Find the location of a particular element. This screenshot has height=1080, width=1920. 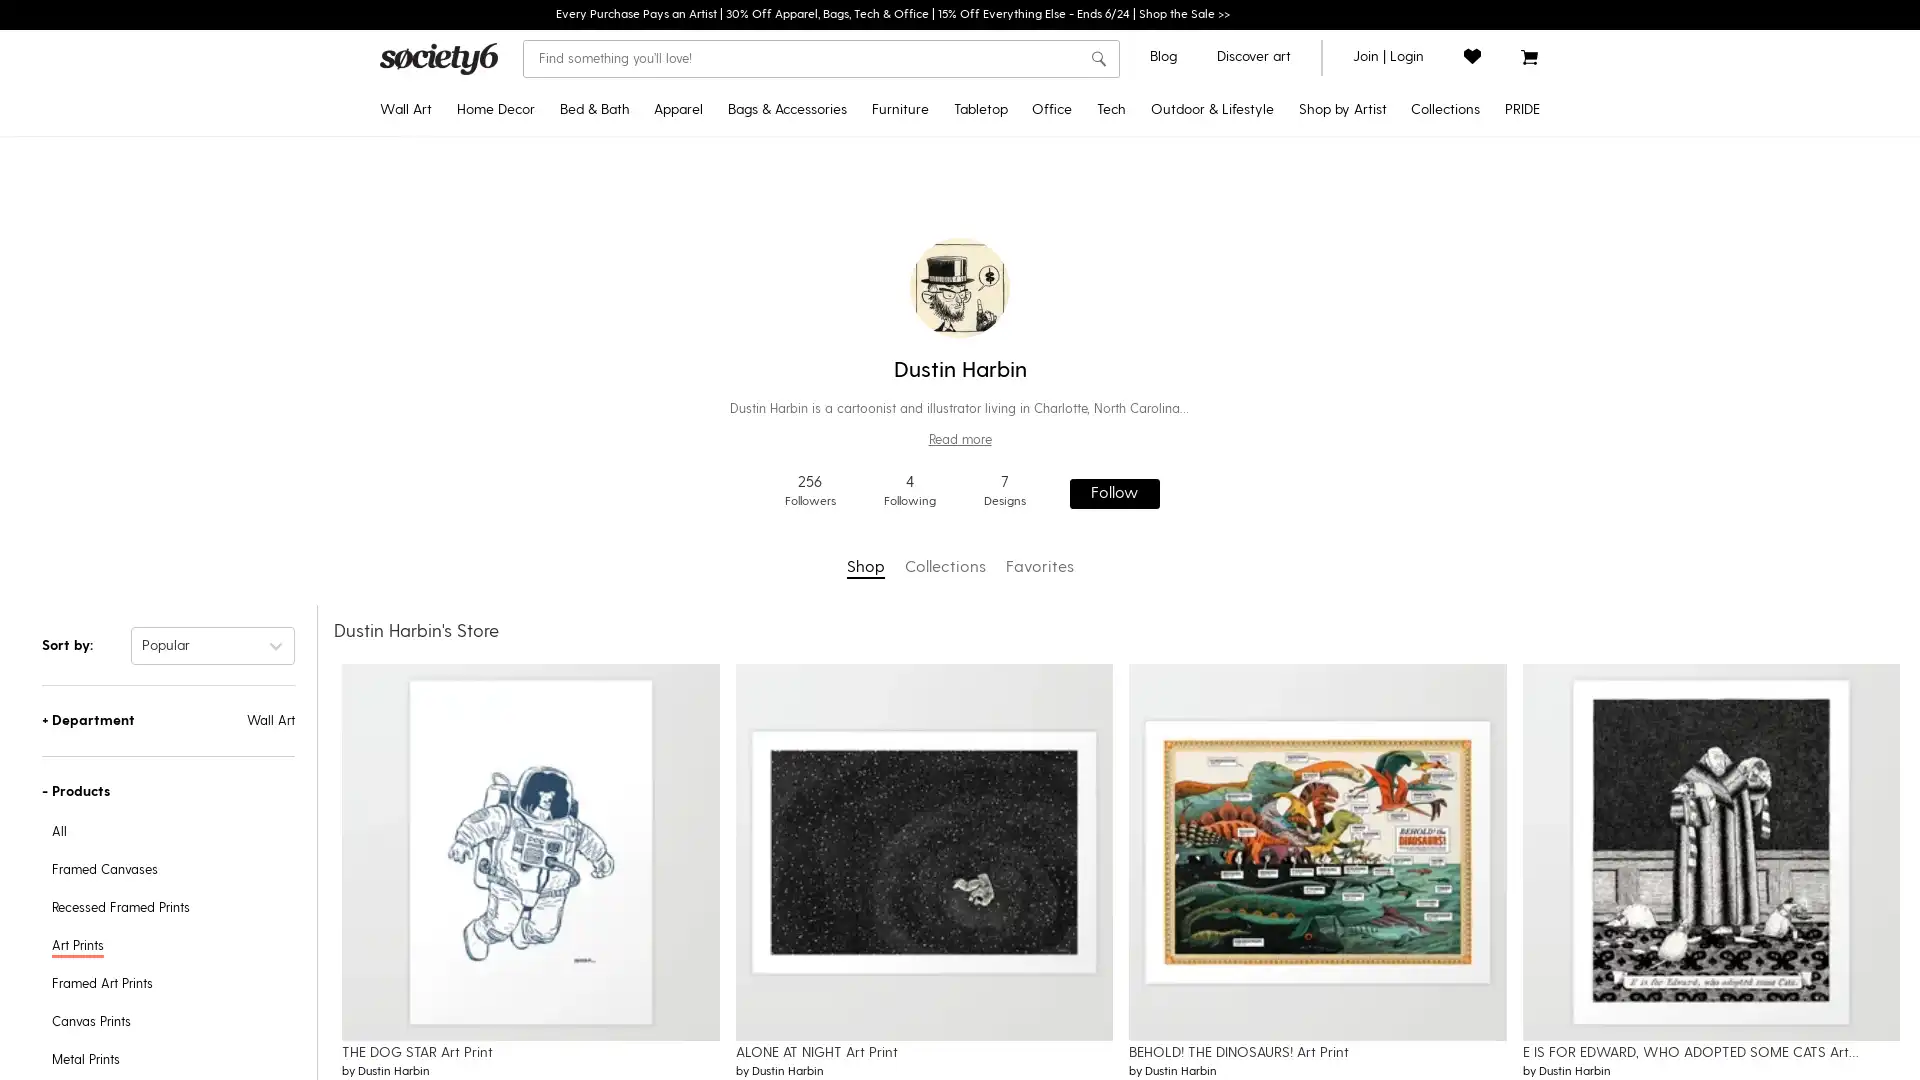

Bed & Bath is located at coordinates (593, 110).